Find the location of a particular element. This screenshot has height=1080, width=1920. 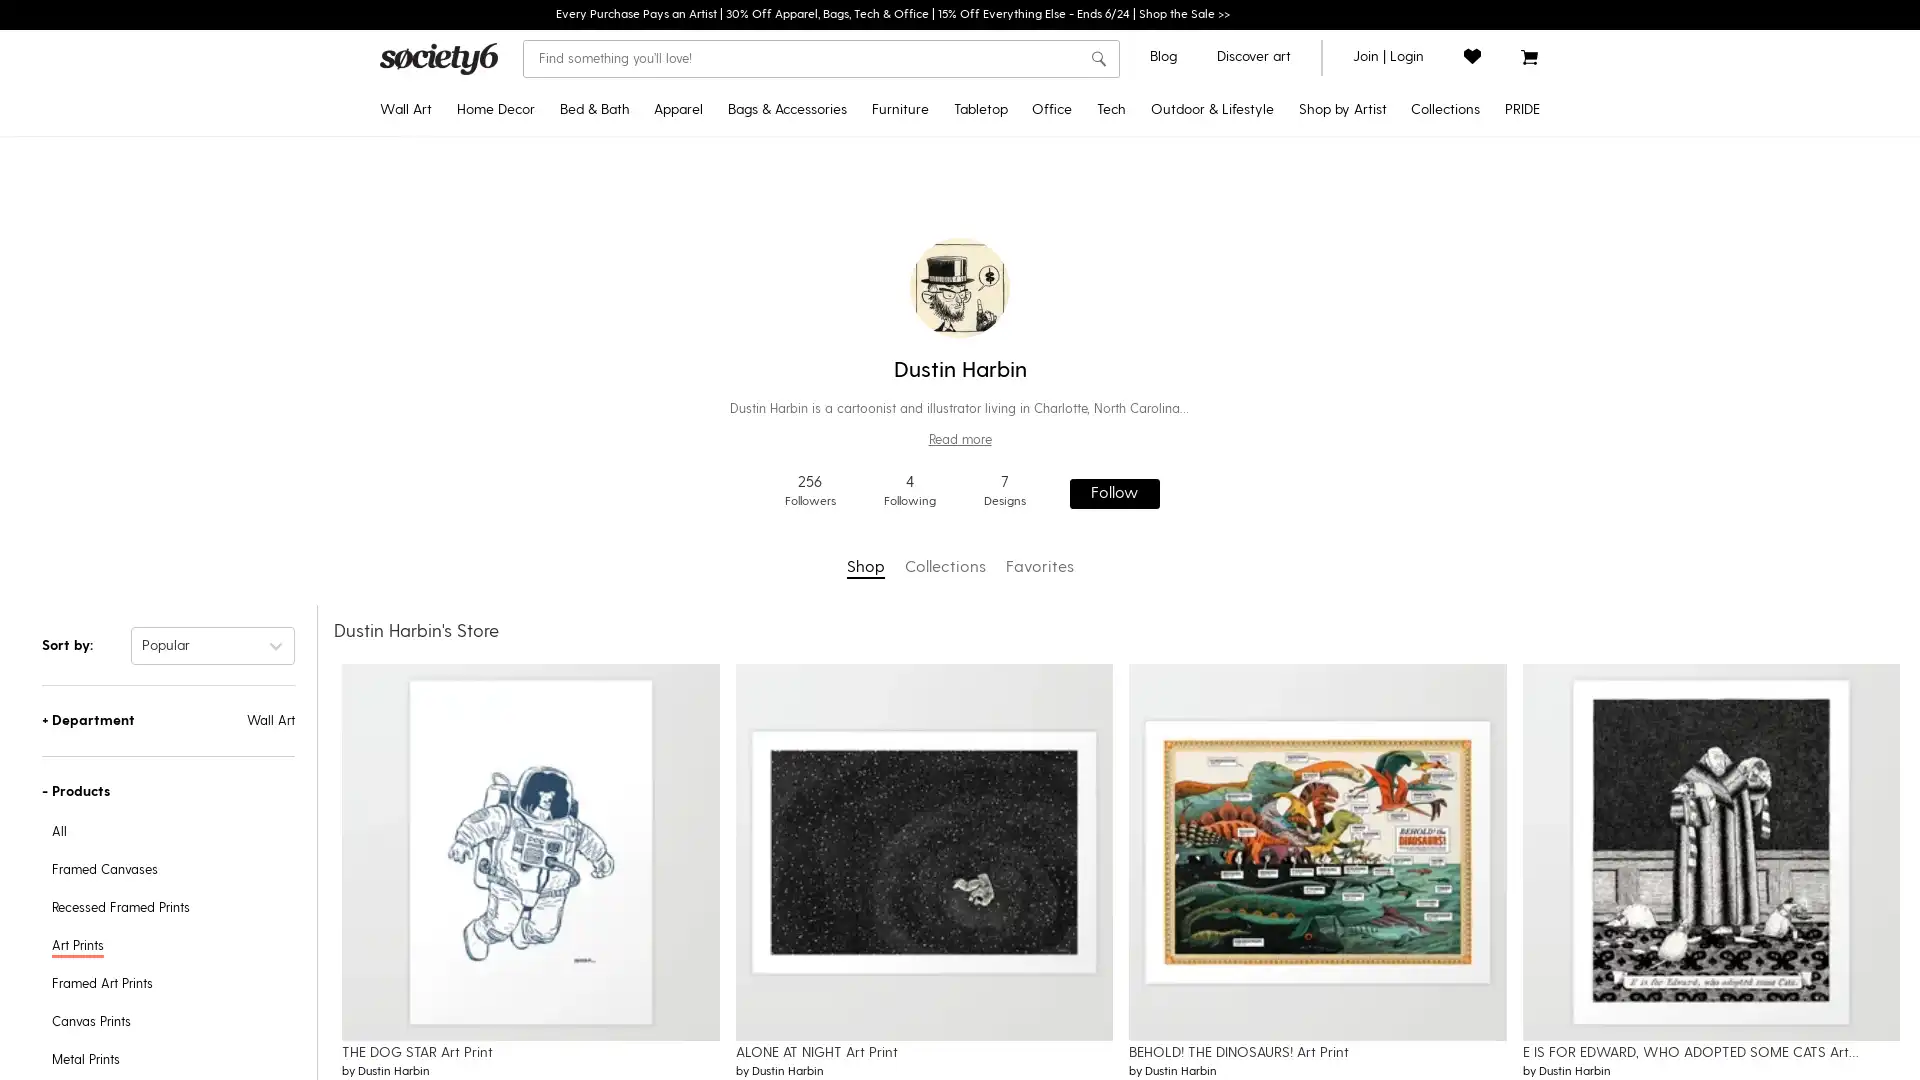

Bed & Bath is located at coordinates (593, 110).